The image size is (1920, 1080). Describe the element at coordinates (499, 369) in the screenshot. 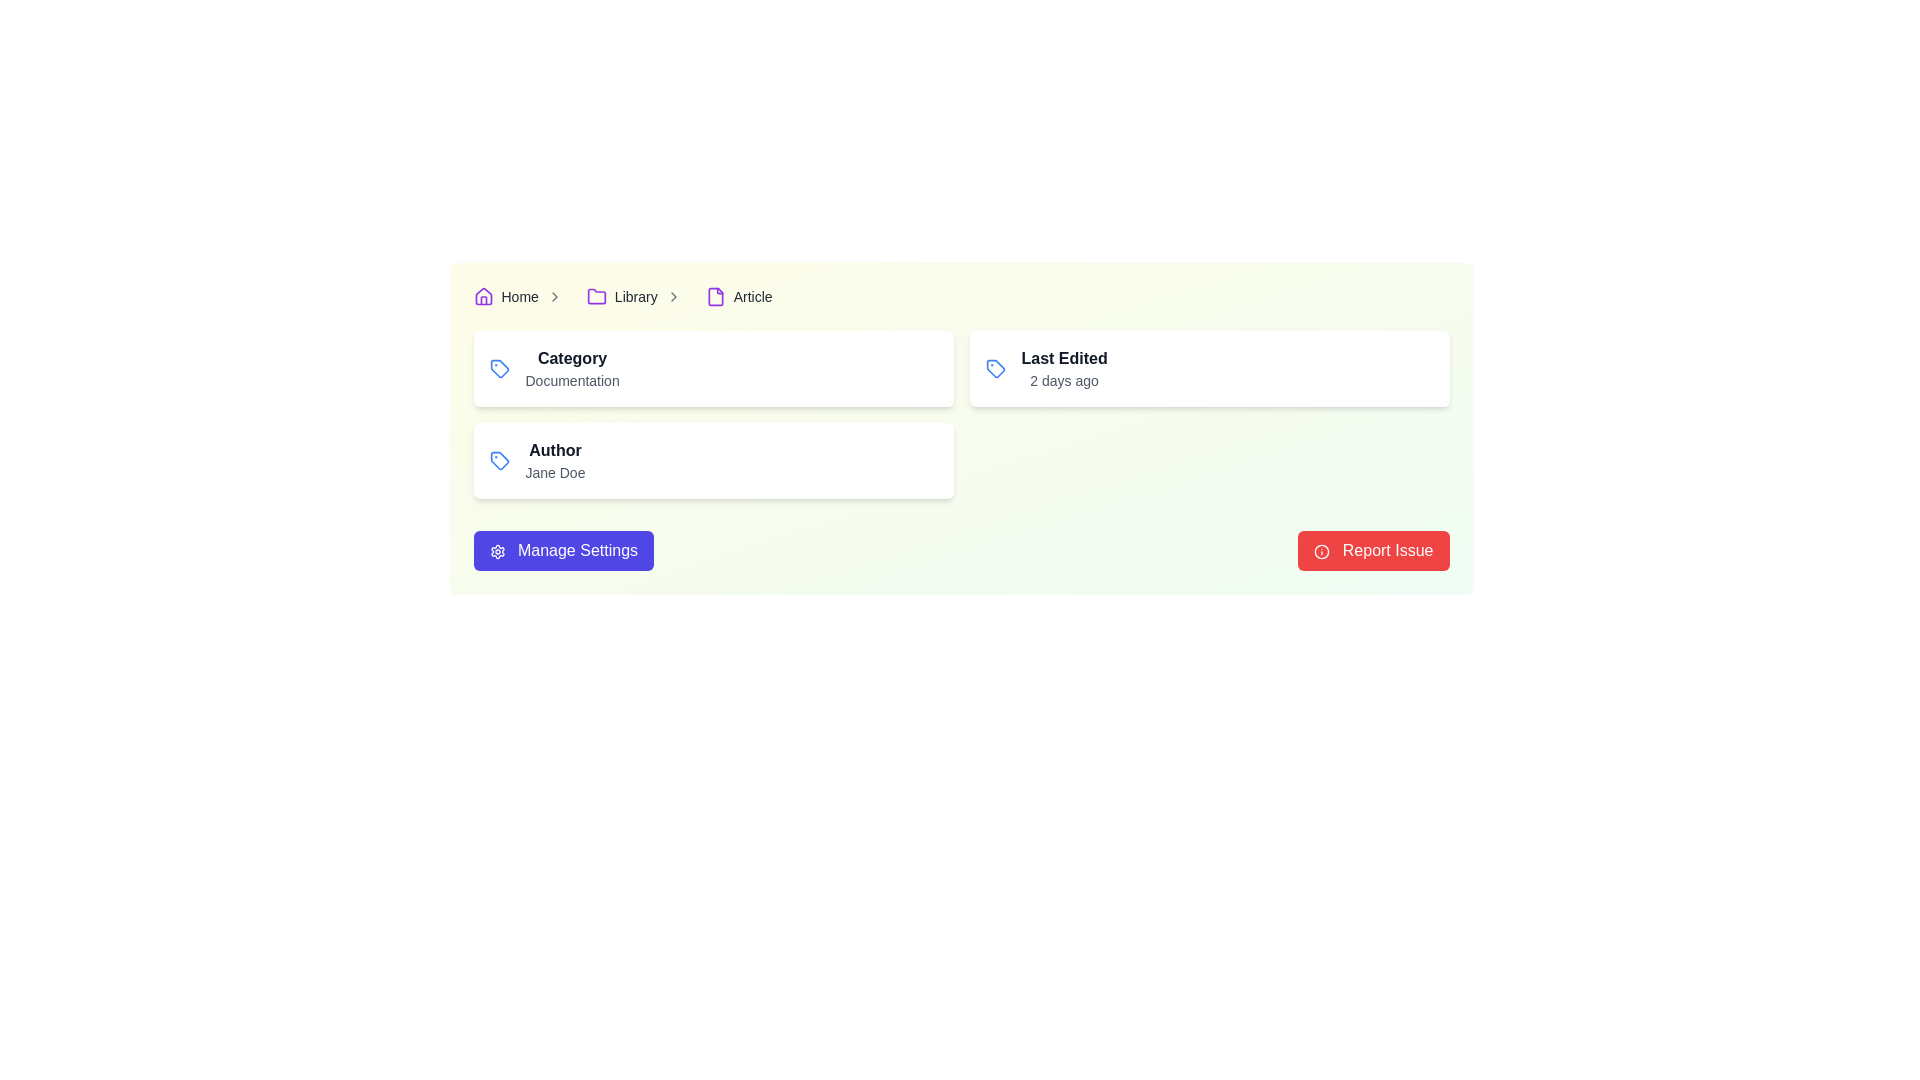

I see `the icon representing a tag or category located within the 'Category' card, aligned next to the text 'Category' and 'Documentation'` at that location.